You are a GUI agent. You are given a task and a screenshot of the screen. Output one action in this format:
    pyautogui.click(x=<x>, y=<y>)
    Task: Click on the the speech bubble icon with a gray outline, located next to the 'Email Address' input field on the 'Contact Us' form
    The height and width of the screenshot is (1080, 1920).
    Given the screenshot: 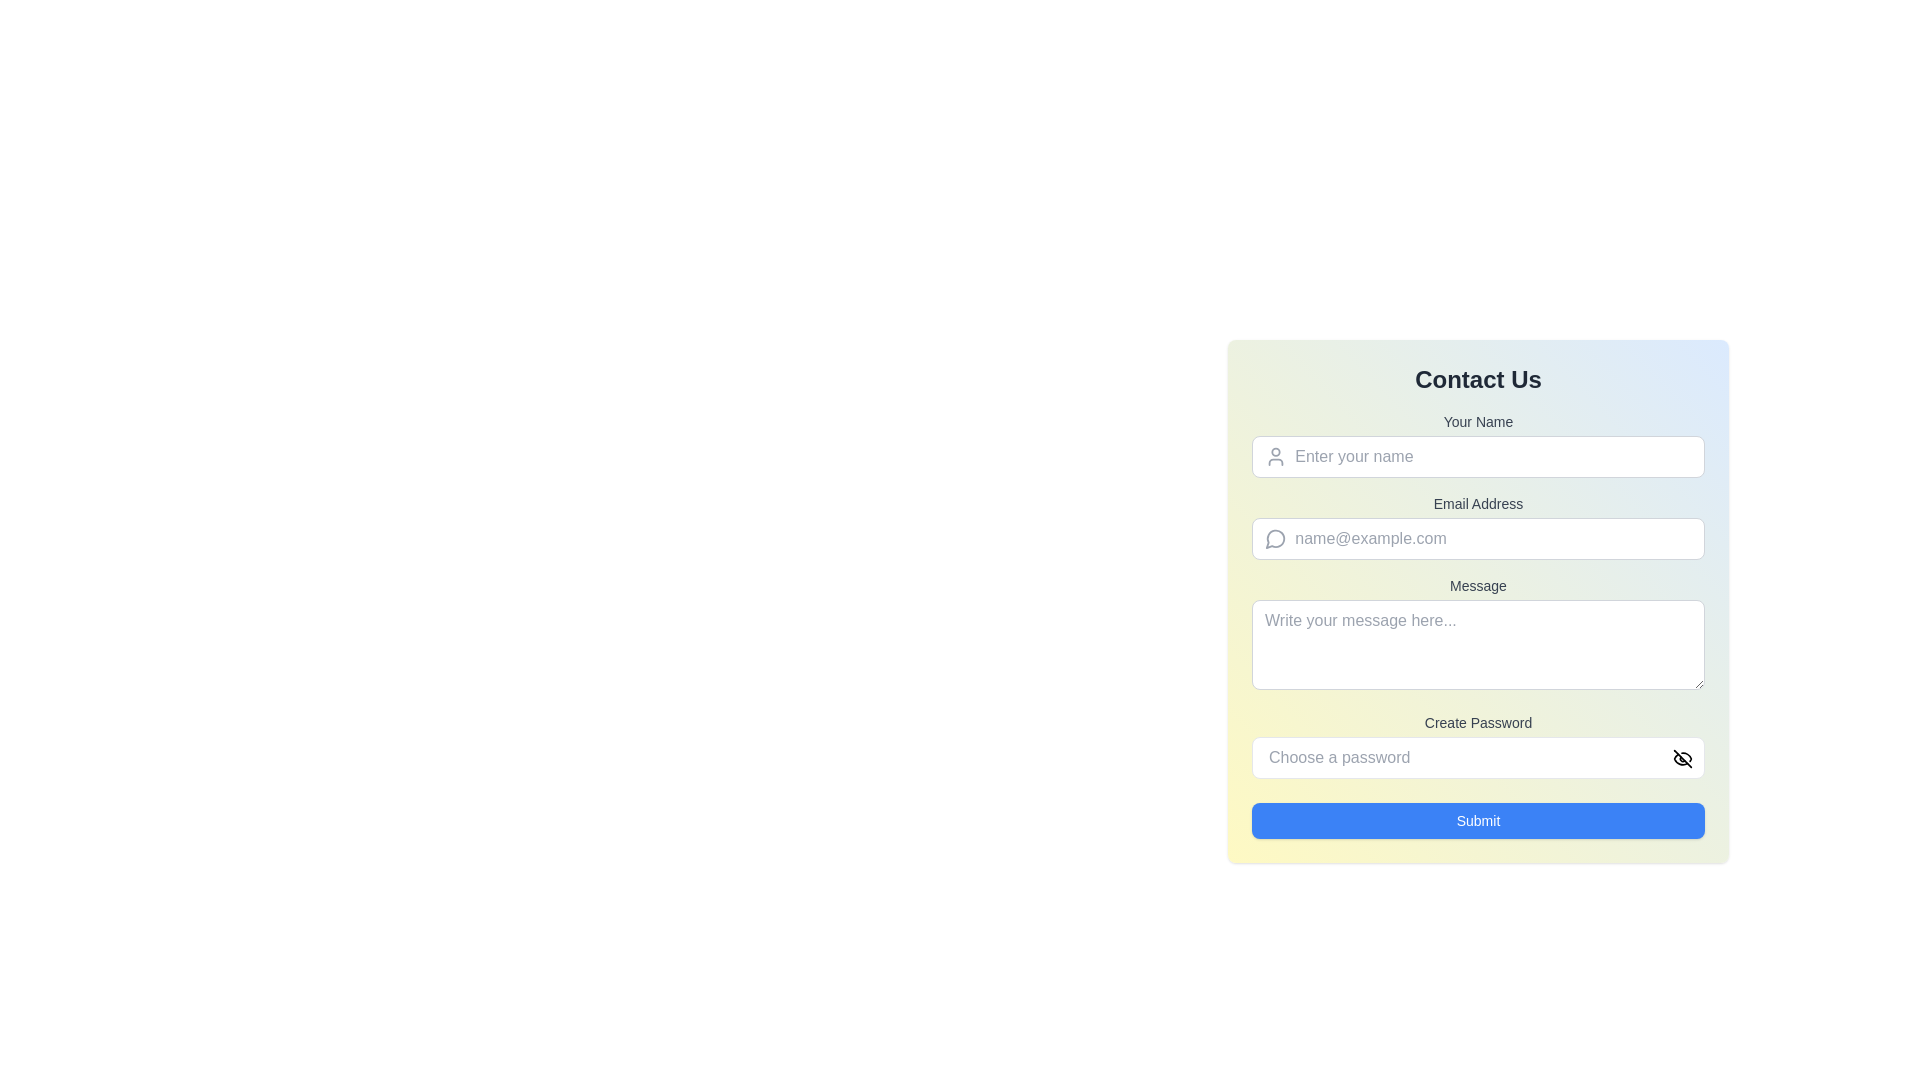 What is the action you would take?
    pyautogui.click(x=1274, y=538)
    